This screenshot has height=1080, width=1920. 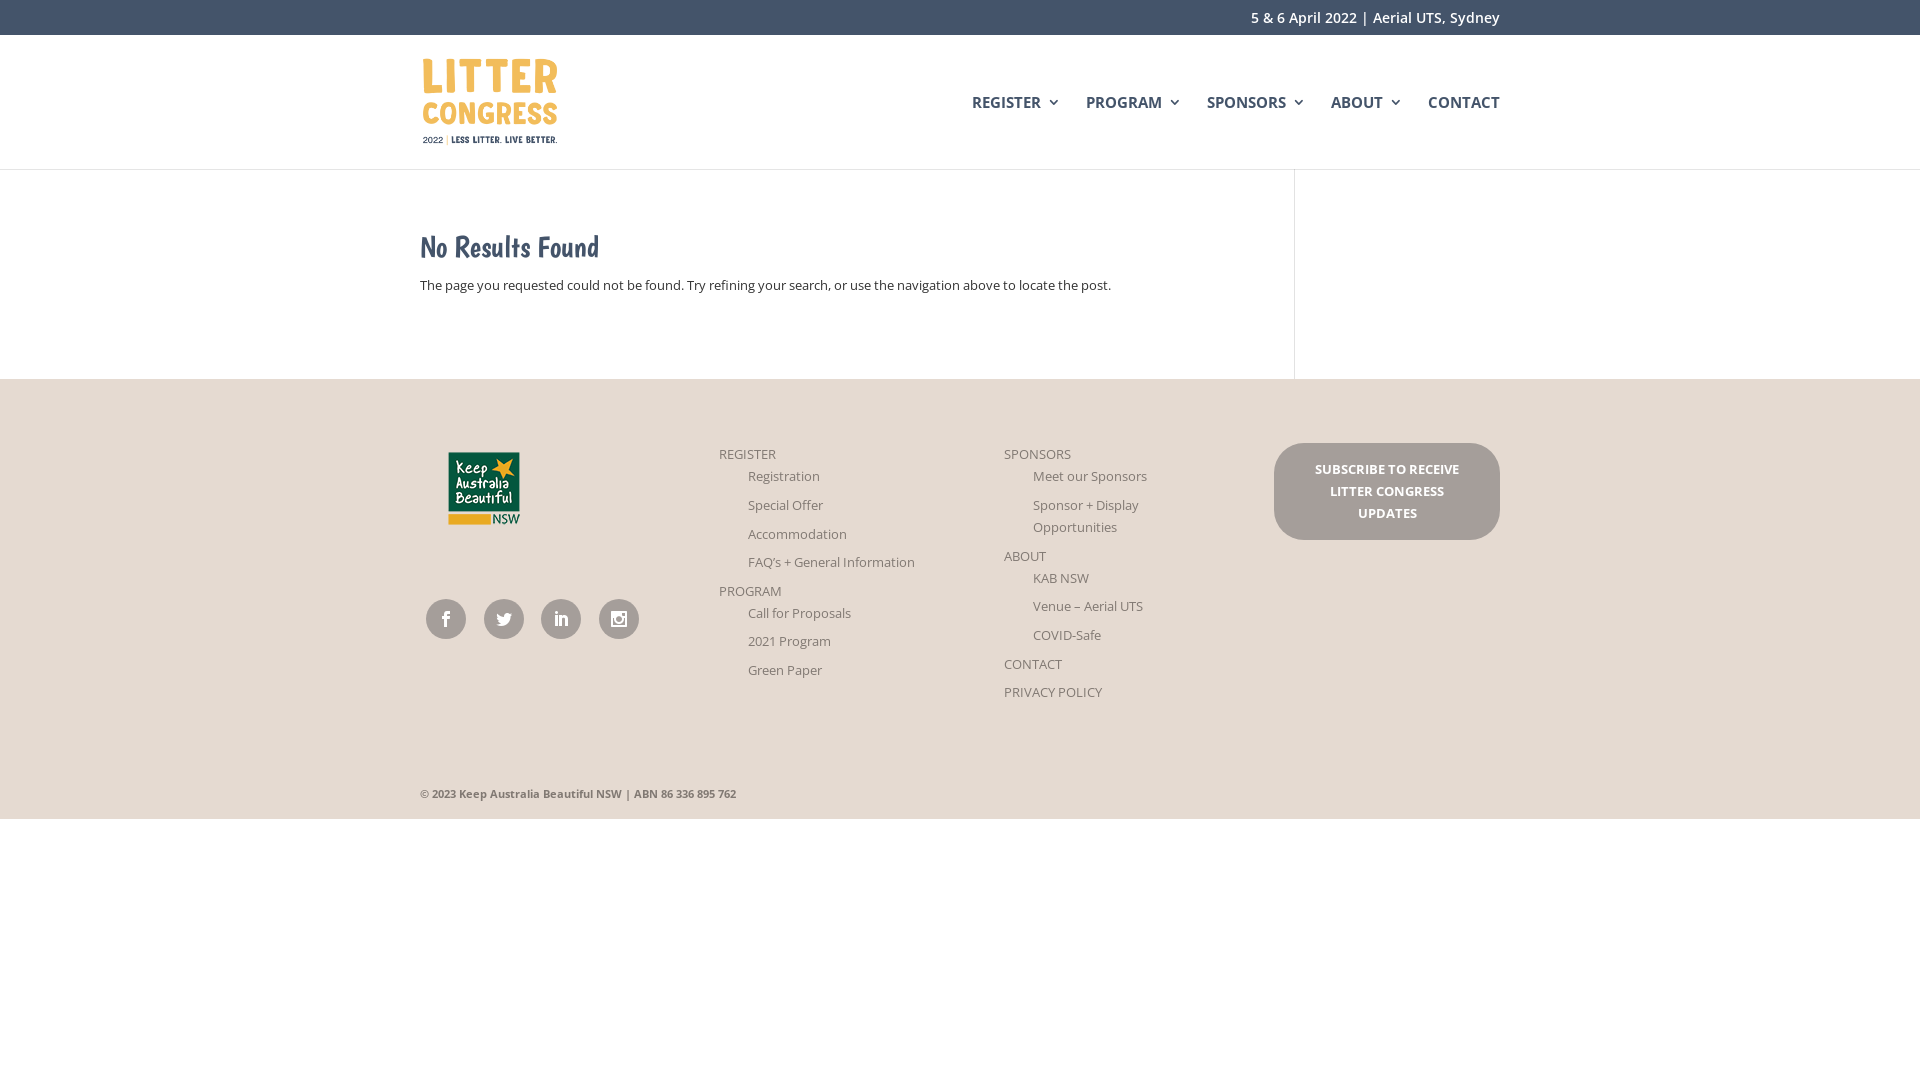 What do you see at coordinates (1032, 578) in the screenshot?
I see `'KAB NSW'` at bounding box center [1032, 578].